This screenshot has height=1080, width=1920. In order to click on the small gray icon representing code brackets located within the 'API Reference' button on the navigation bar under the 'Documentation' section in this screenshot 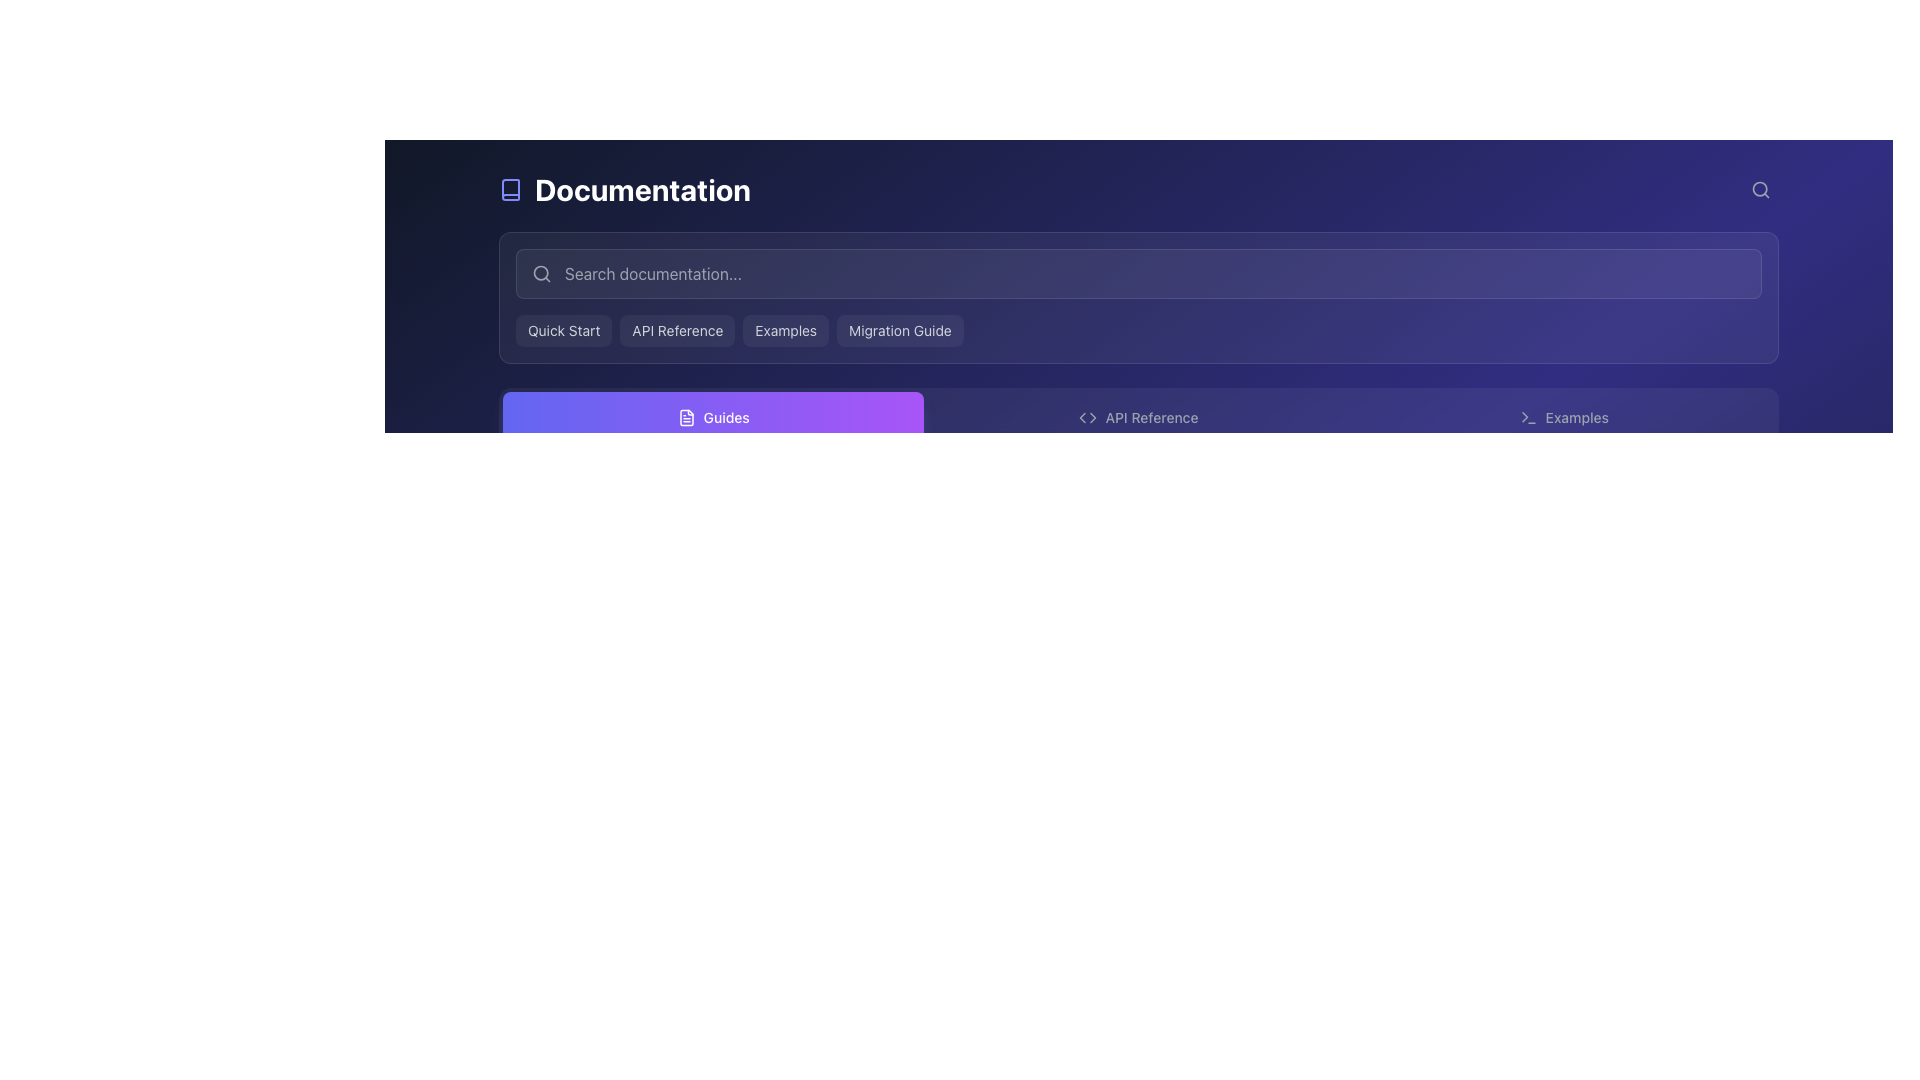, I will do `click(1087, 416)`.